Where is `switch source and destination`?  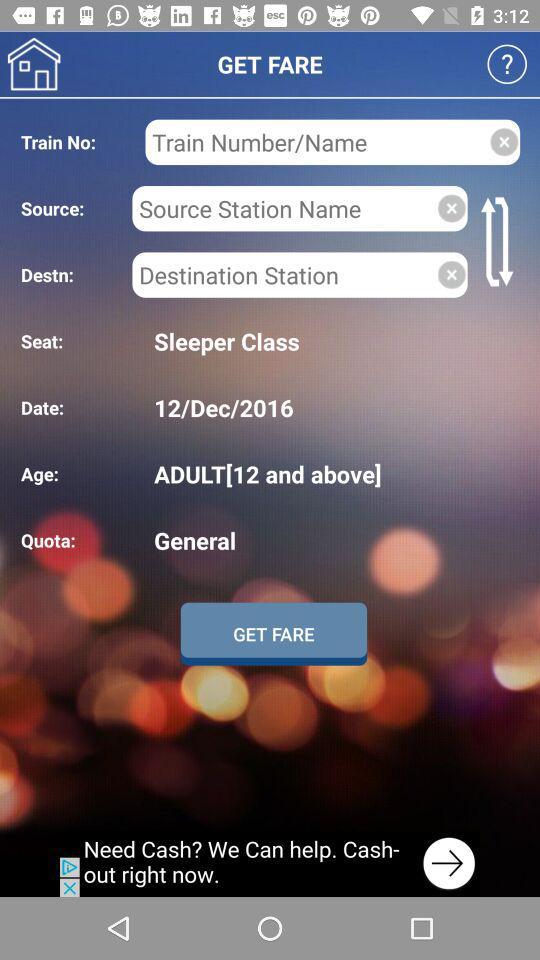 switch source and destination is located at coordinates (499, 240).